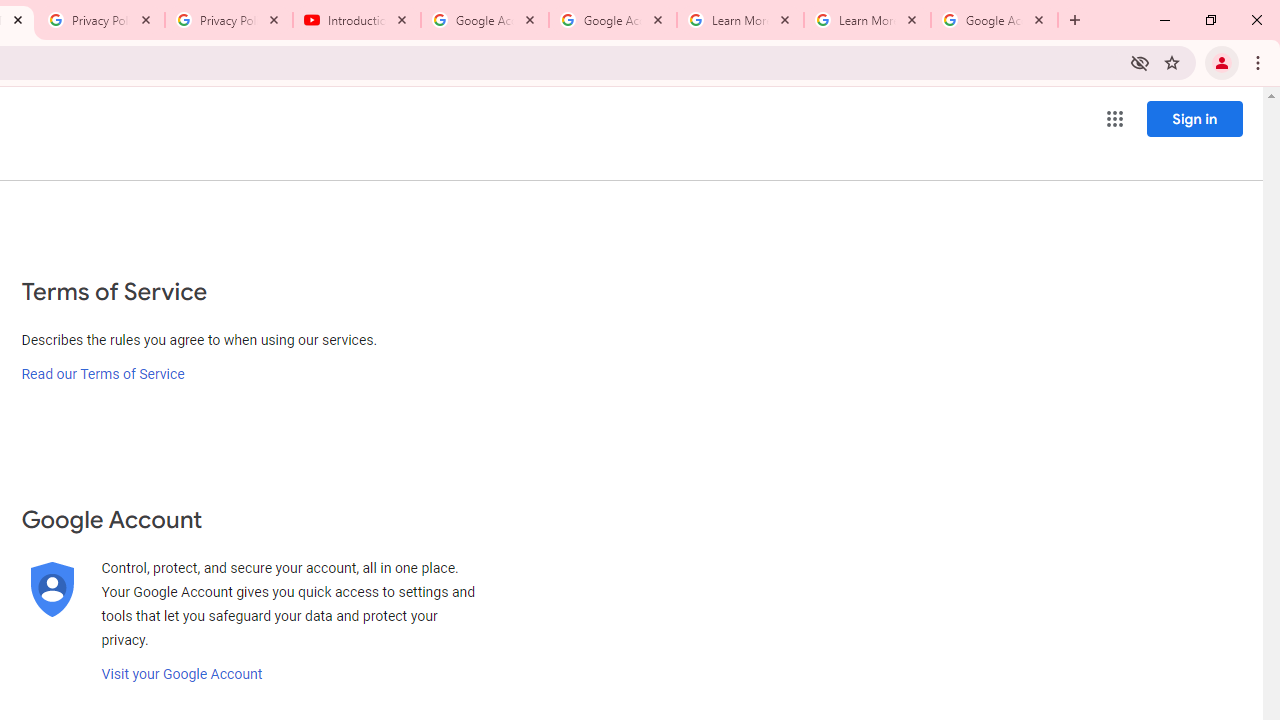 The height and width of the screenshot is (720, 1280). I want to click on 'Read our Terms of Service', so click(102, 374).